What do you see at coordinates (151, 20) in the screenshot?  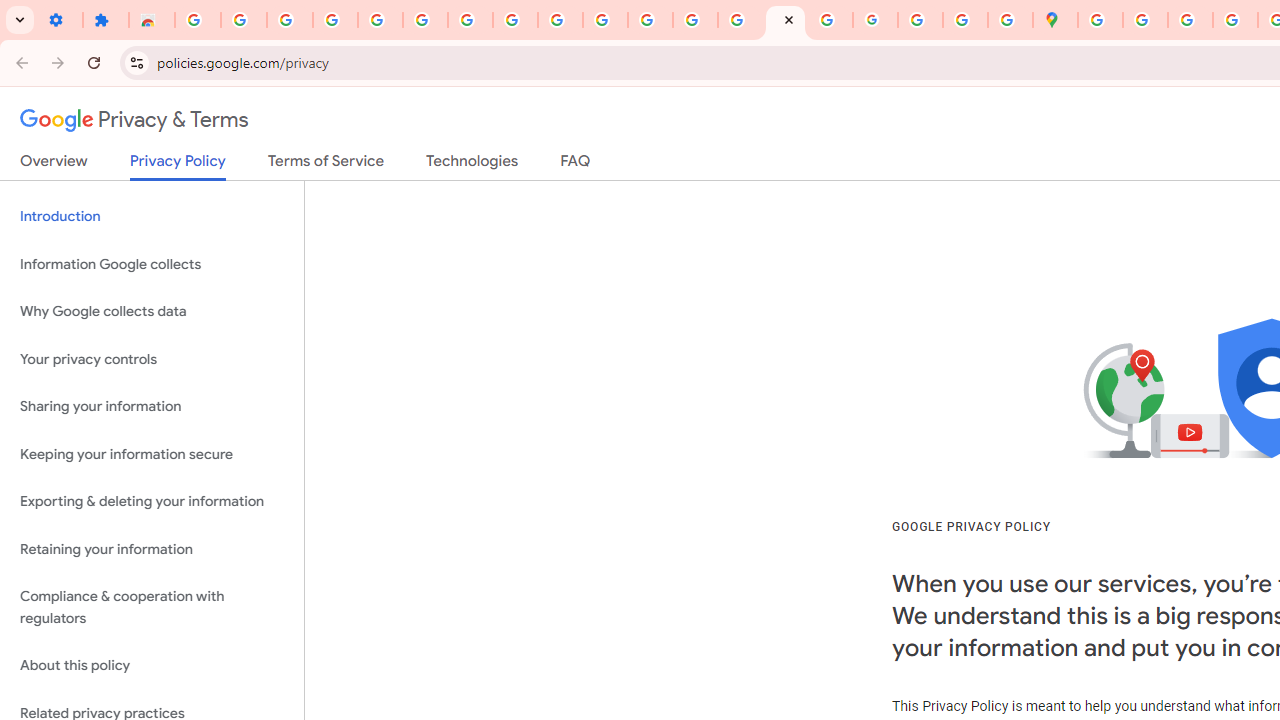 I see `'Reviews: Helix Fruit Jump Arcade Game'` at bounding box center [151, 20].